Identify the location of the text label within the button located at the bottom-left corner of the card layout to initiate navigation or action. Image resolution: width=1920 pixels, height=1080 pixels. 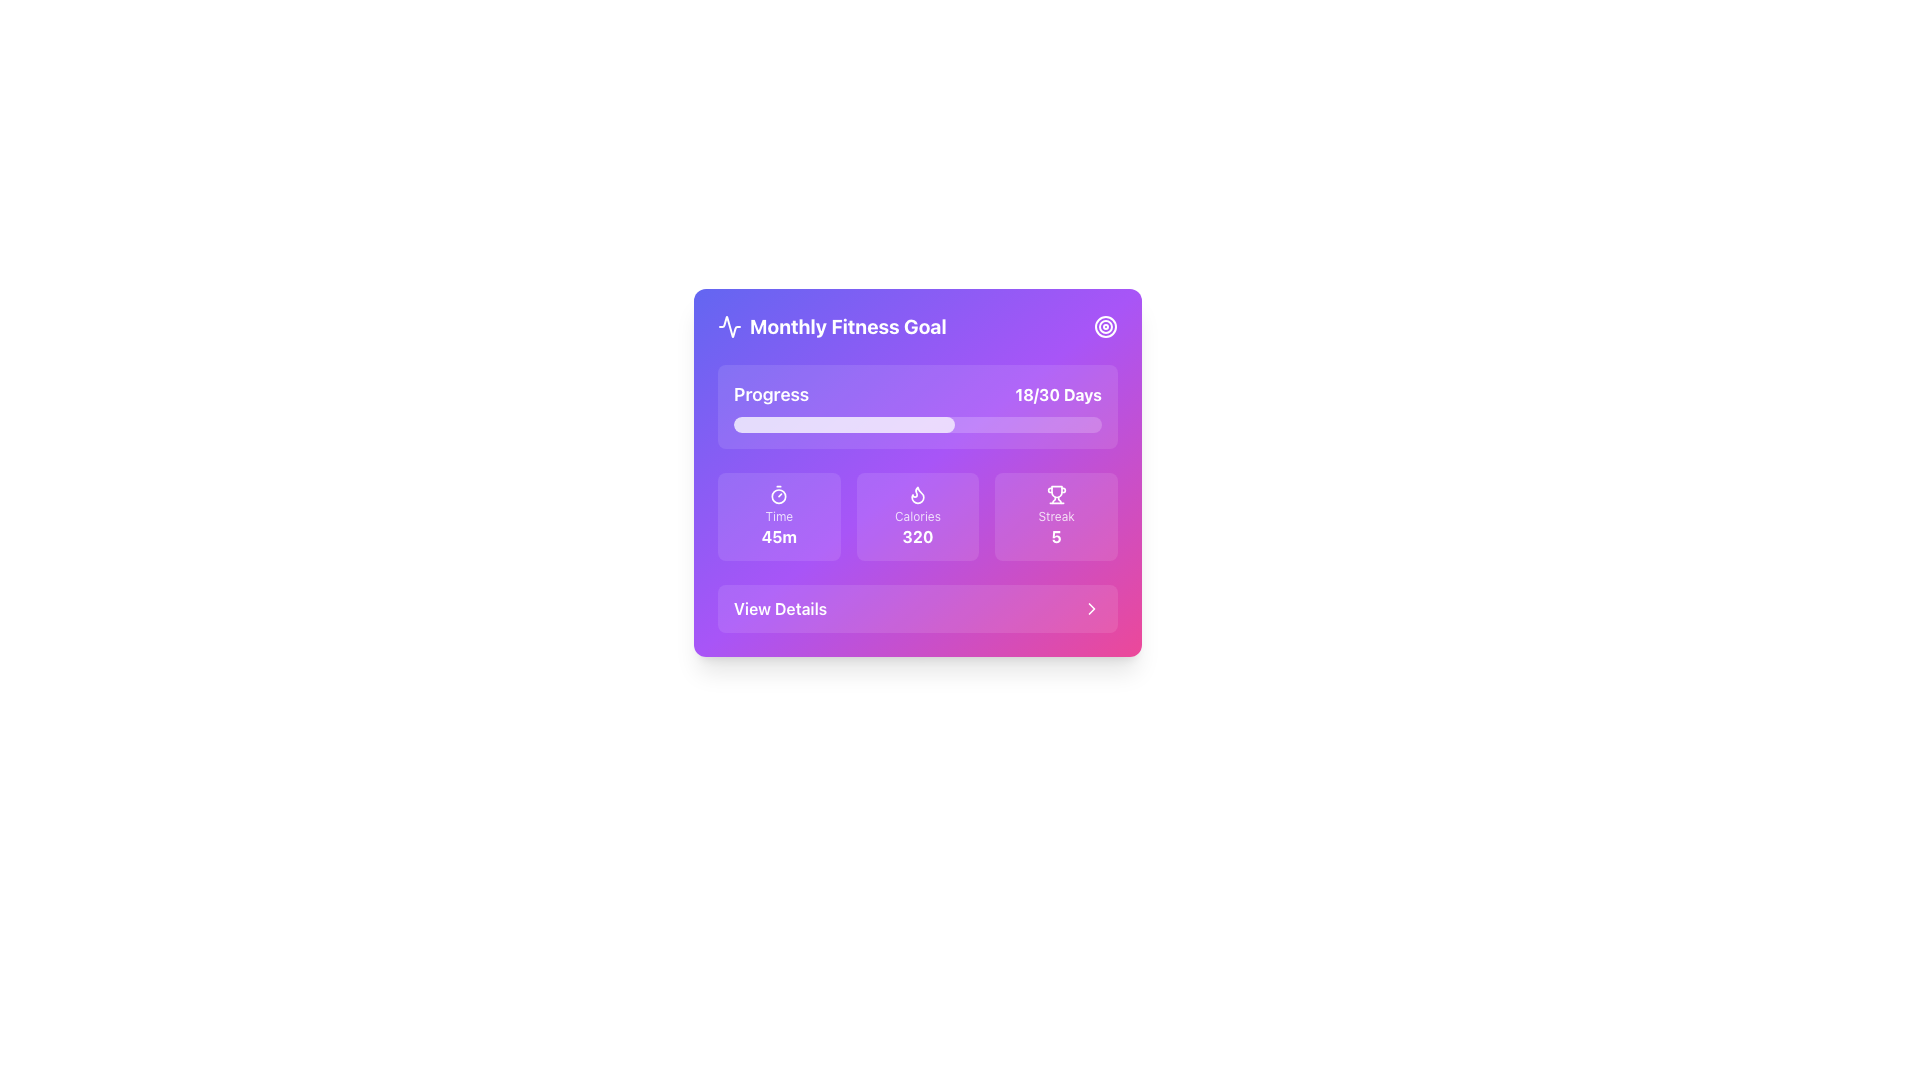
(779, 608).